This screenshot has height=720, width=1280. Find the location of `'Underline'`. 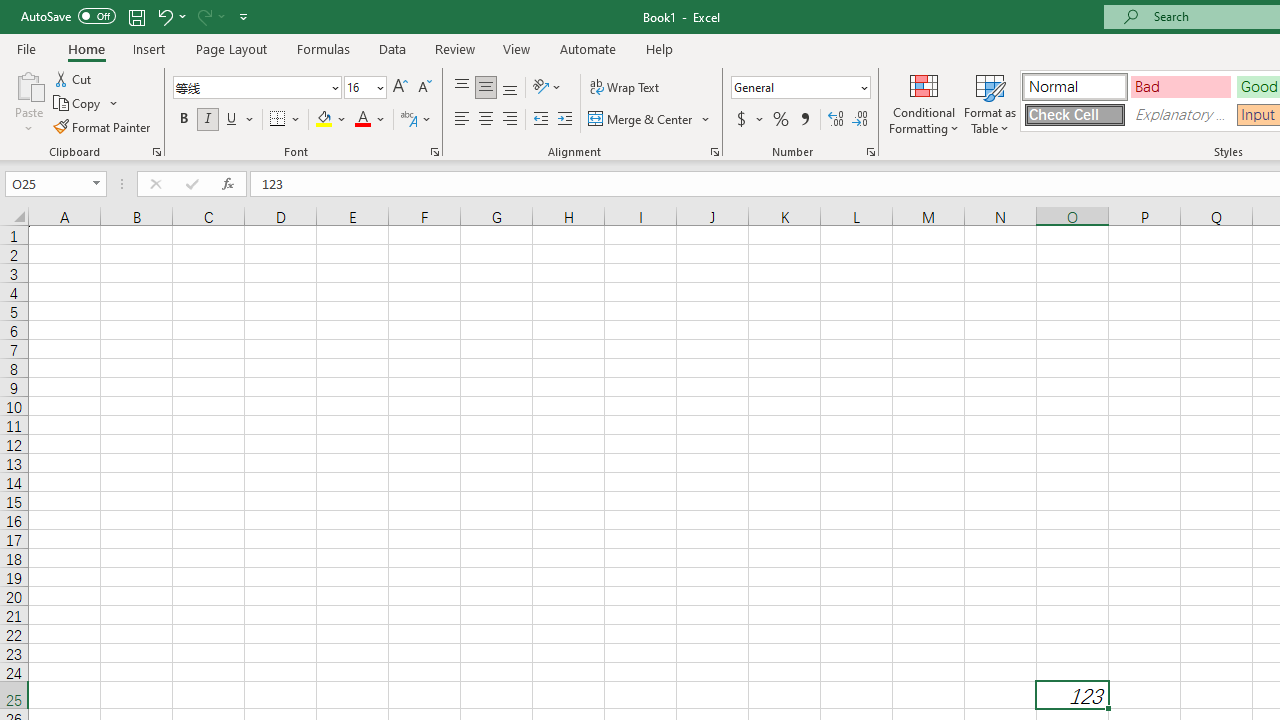

'Underline' is located at coordinates (232, 119).